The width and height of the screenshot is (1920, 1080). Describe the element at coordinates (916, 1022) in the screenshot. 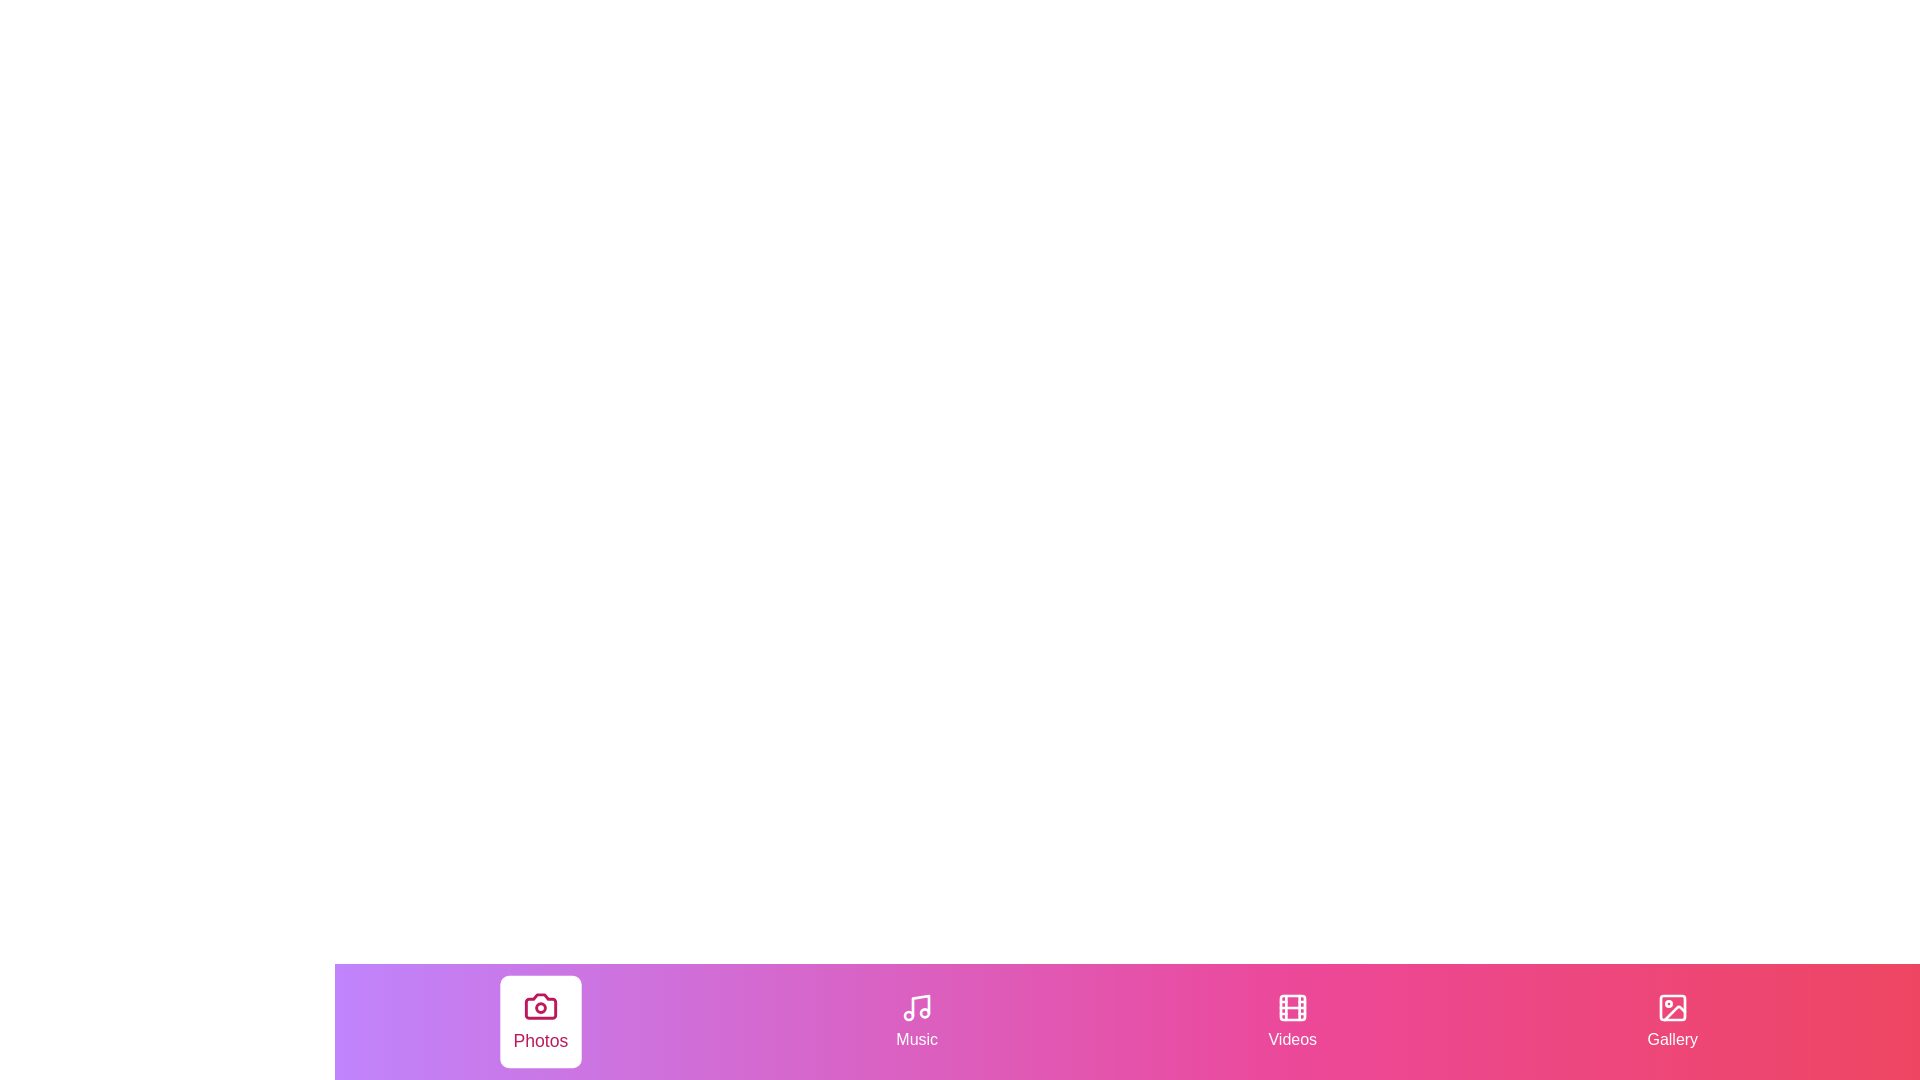

I see `the Music tab to observe its hover effect` at that location.